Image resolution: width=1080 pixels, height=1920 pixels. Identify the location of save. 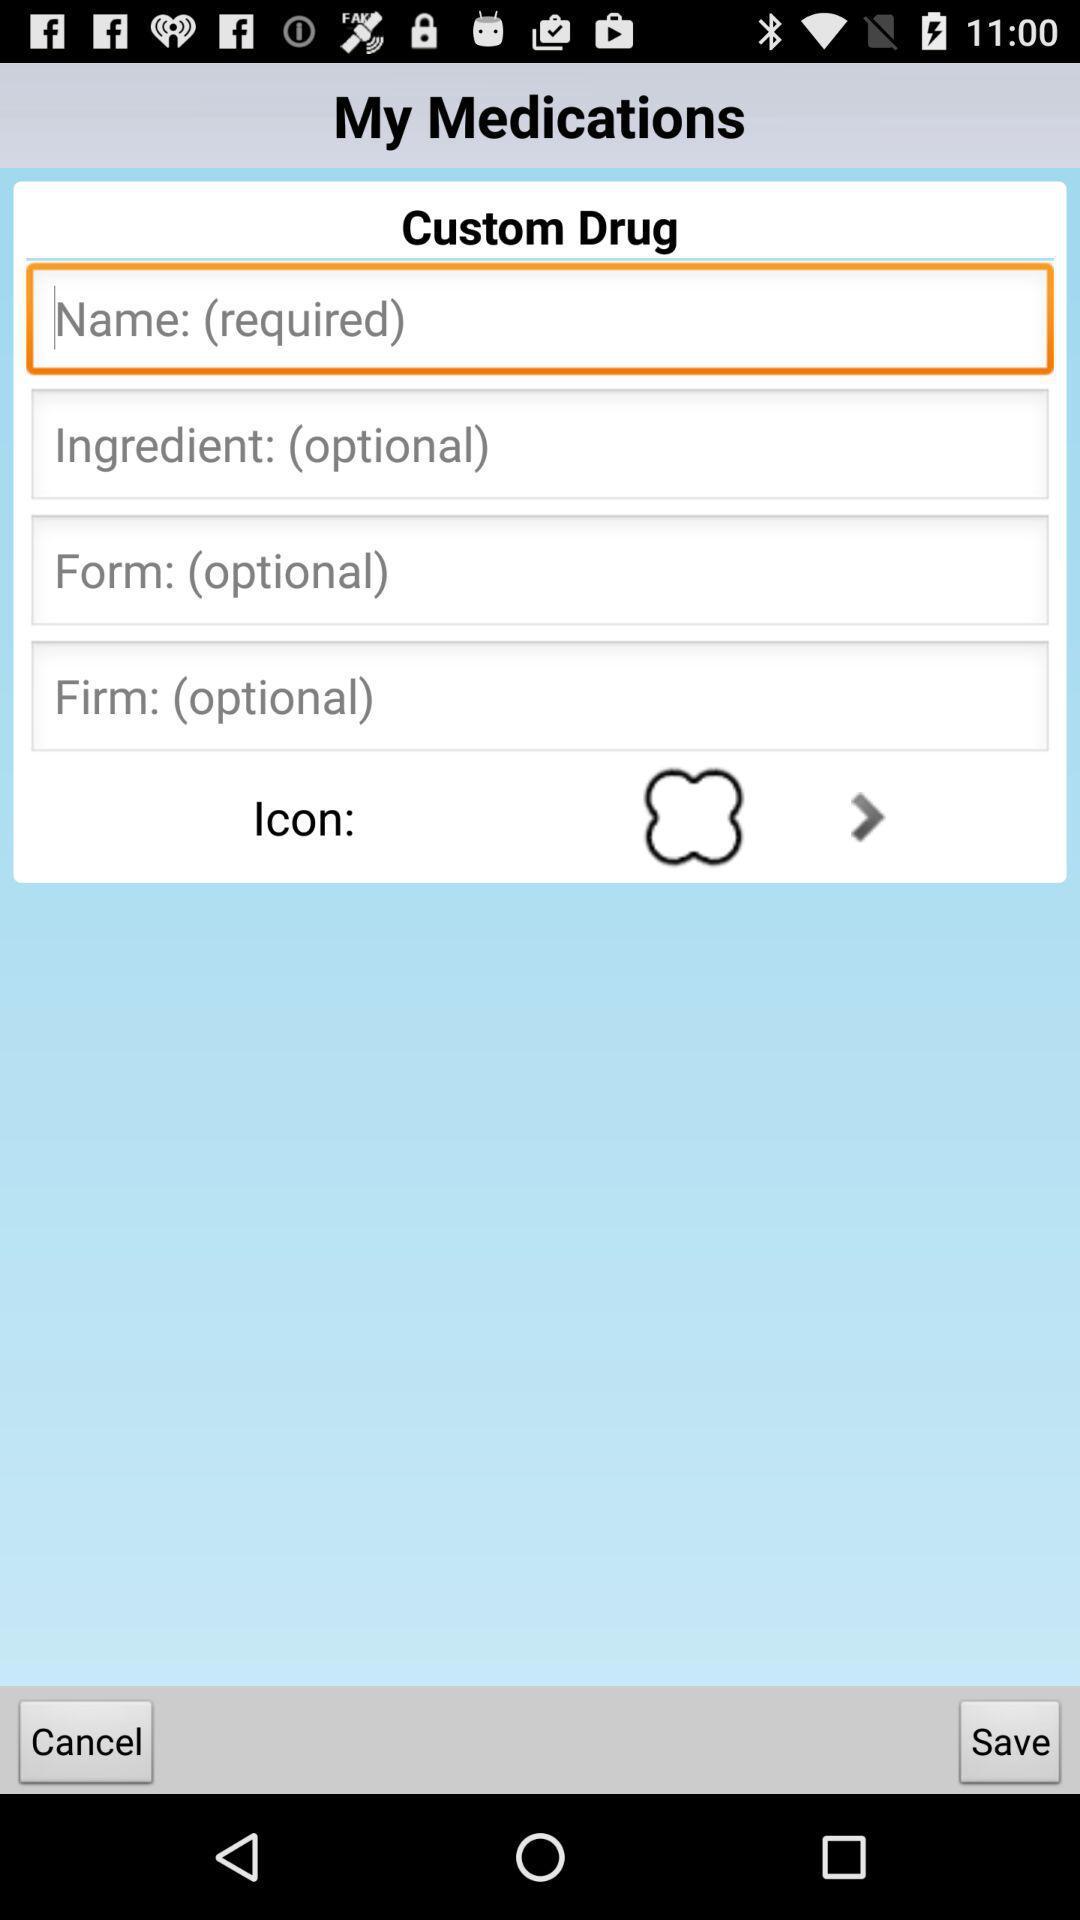
(1010, 1745).